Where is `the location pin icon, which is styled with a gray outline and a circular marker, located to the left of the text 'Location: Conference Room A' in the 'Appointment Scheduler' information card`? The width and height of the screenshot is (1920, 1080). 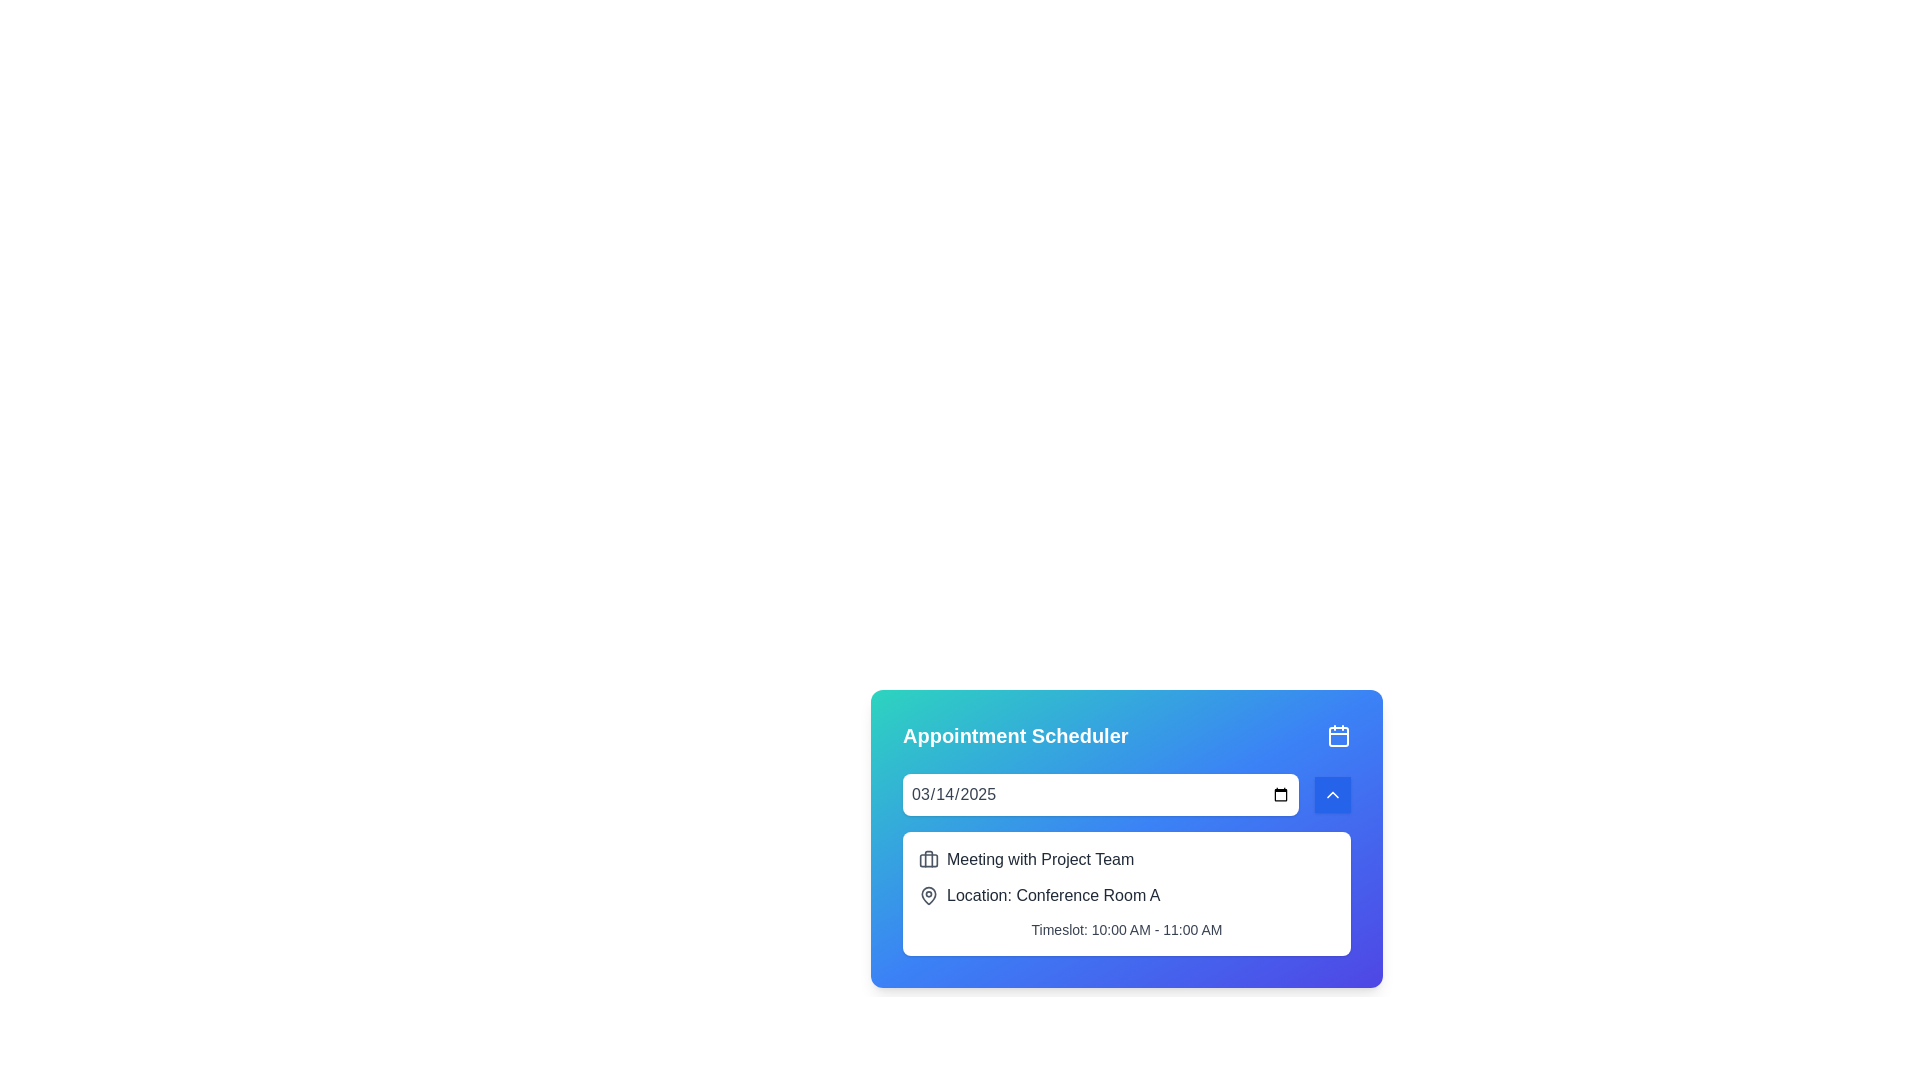
the location pin icon, which is styled with a gray outline and a circular marker, located to the left of the text 'Location: Conference Room A' in the 'Appointment Scheduler' information card is located at coordinates (928, 894).